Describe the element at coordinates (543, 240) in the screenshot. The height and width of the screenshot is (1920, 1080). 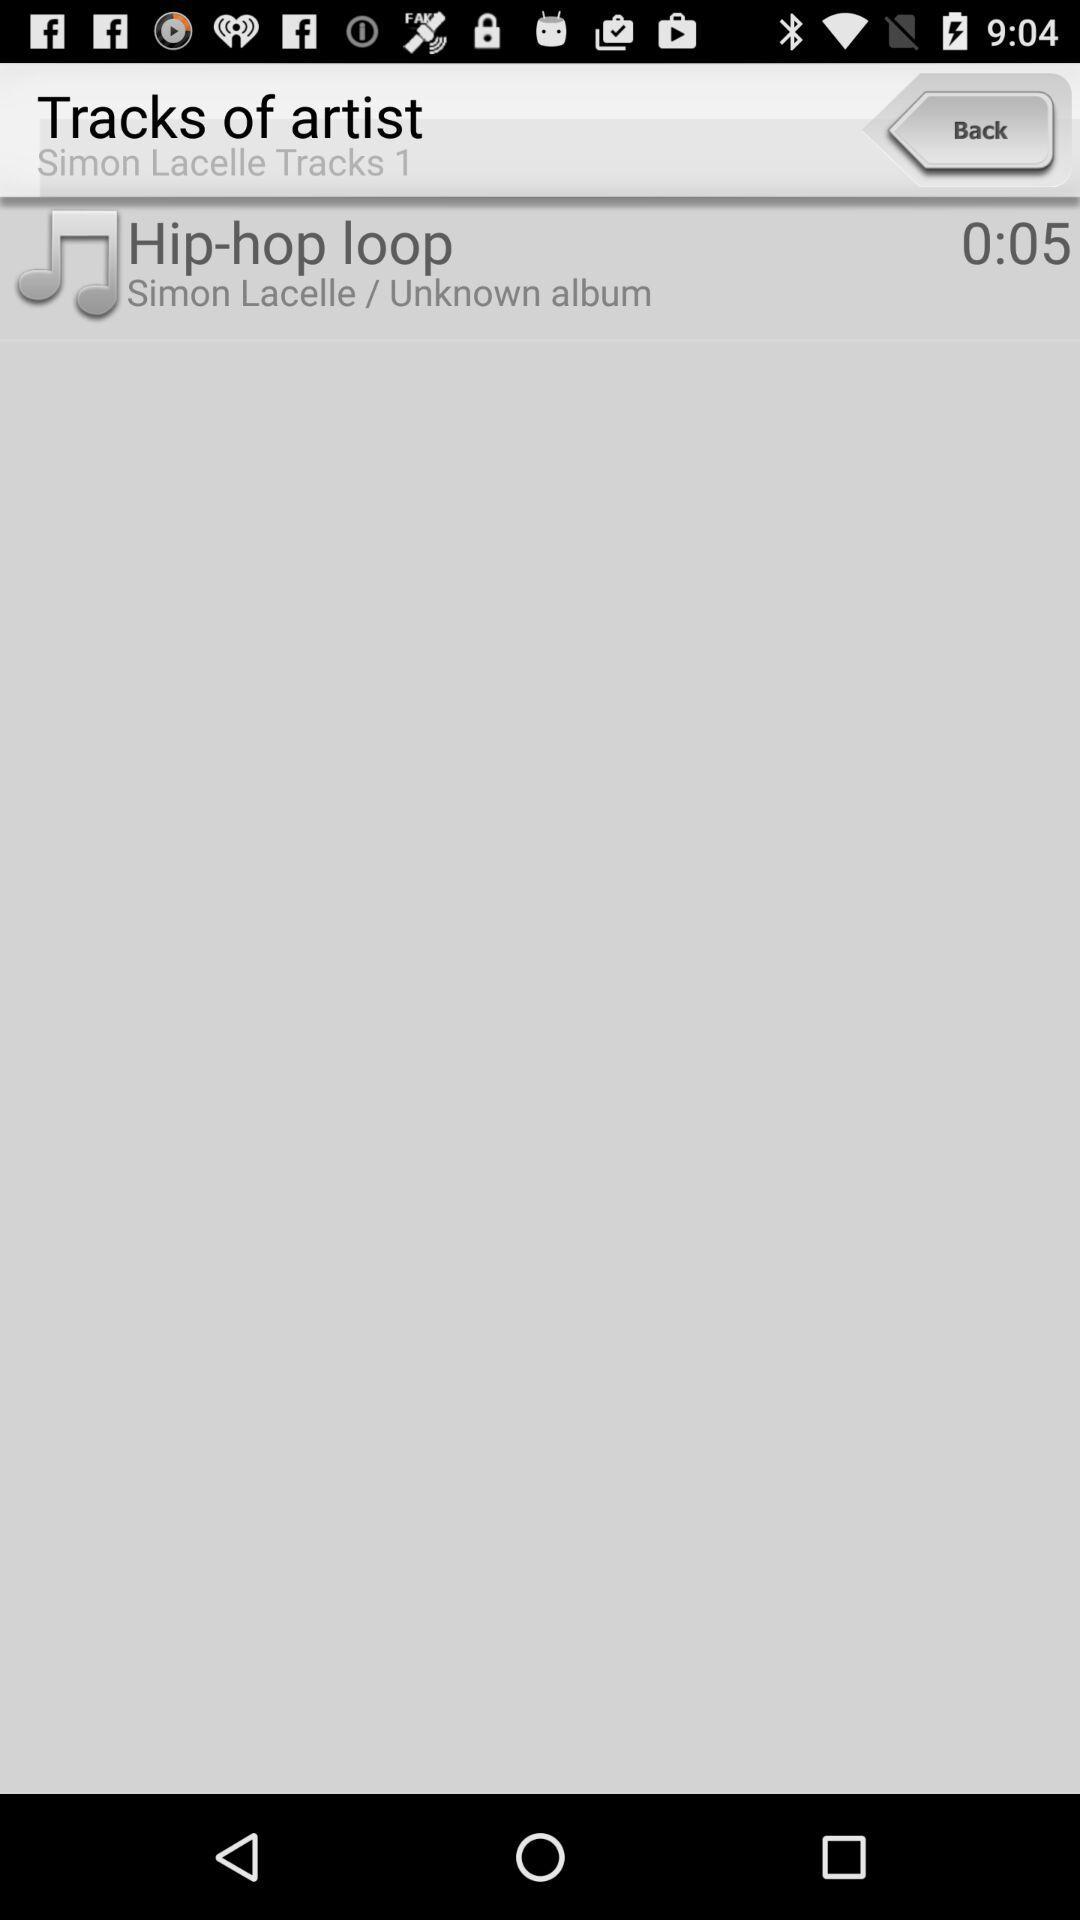
I see `the item to the left of 0:05 icon` at that location.